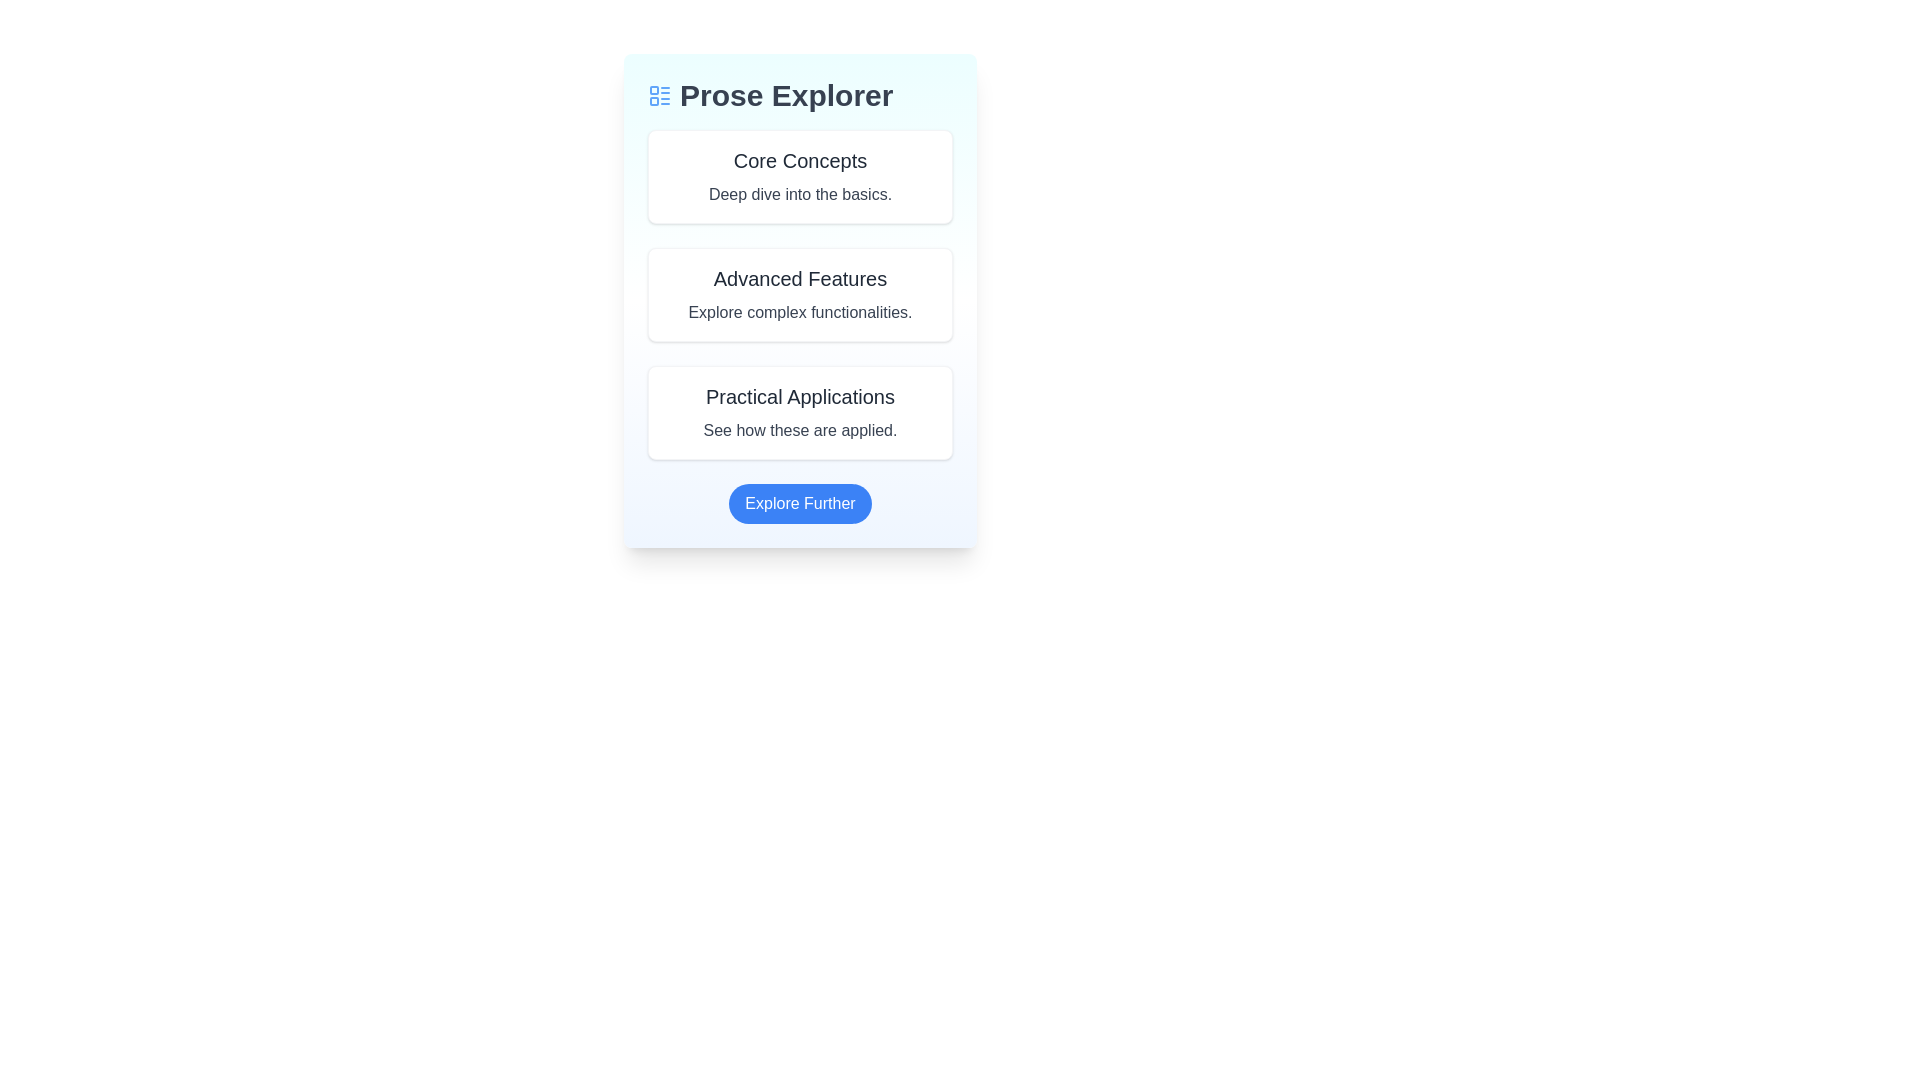 The image size is (1920, 1080). I want to click on the title label indicating a section or category within the interface, which is located above the text 'Explore complex functionalities.', so click(800, 278).